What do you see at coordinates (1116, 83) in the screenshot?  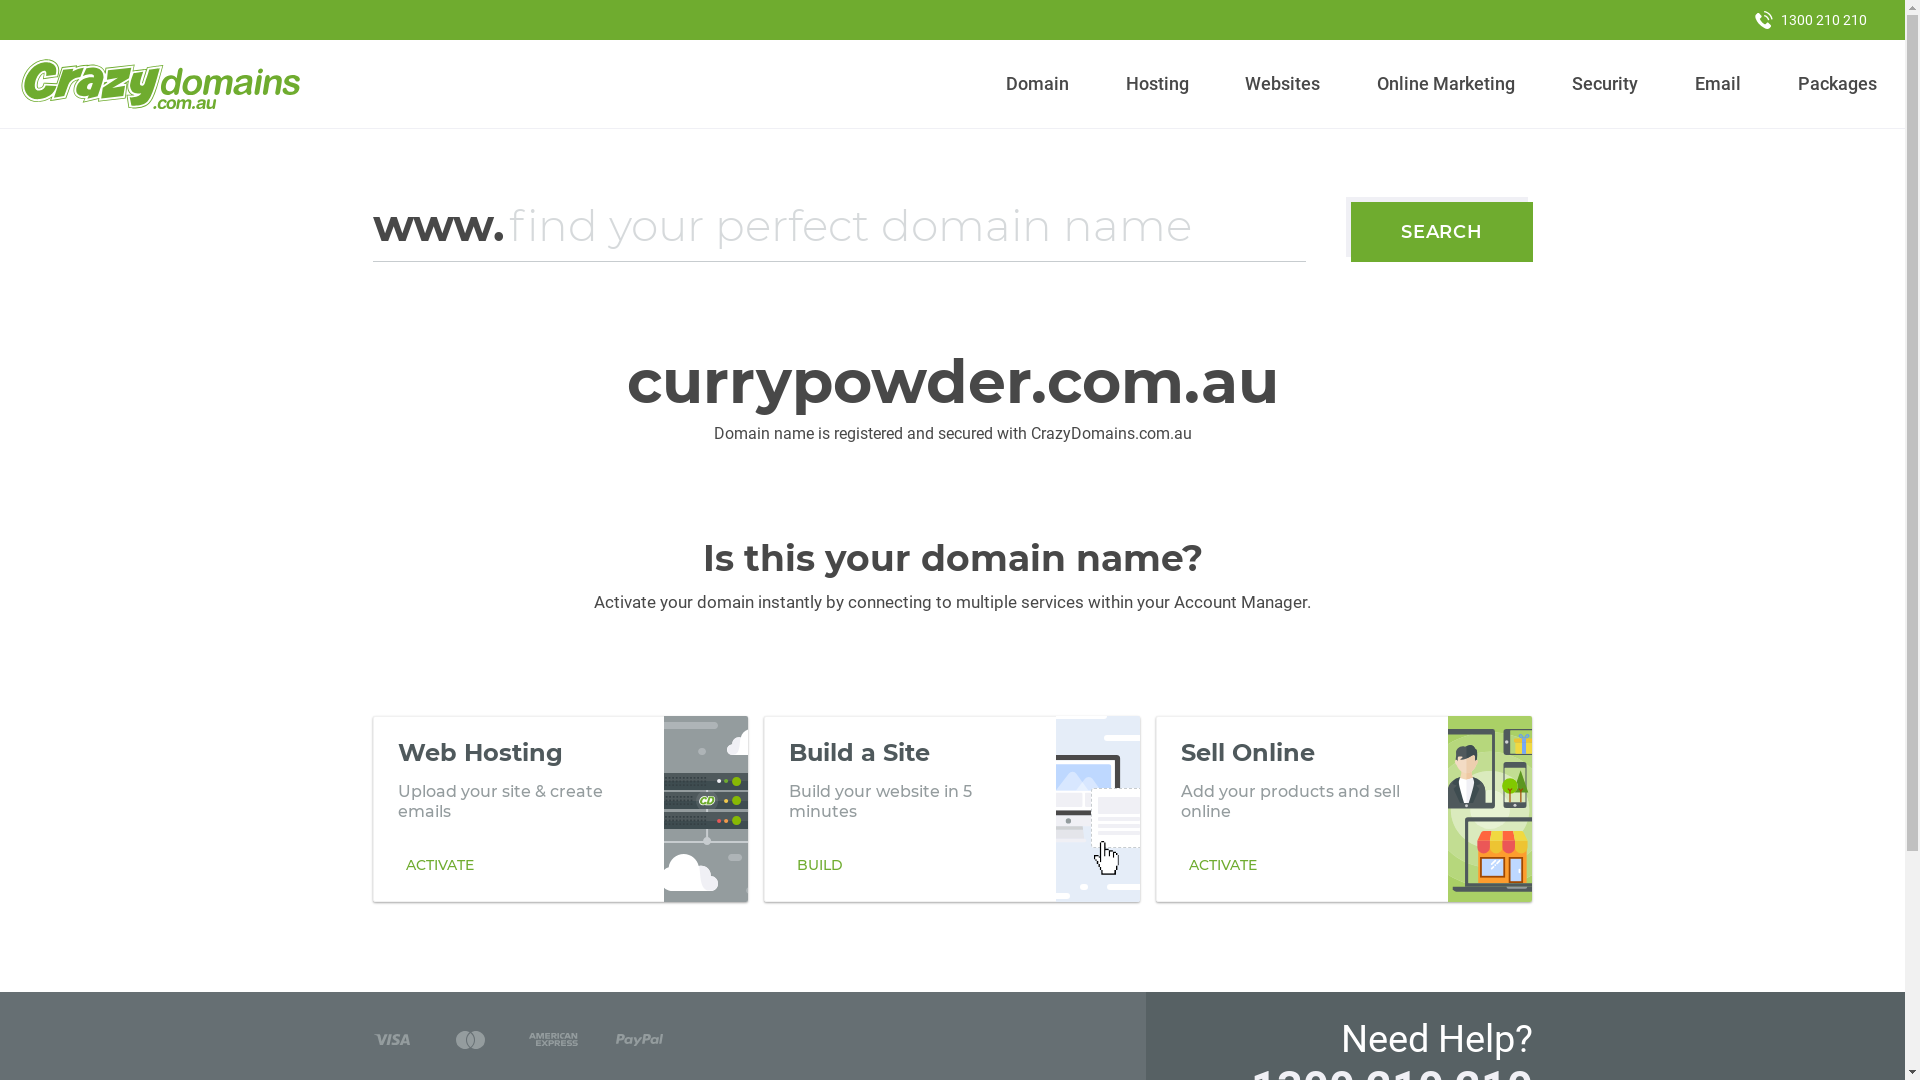 I see `'Hosting'` at bounding box center [1116, 83].